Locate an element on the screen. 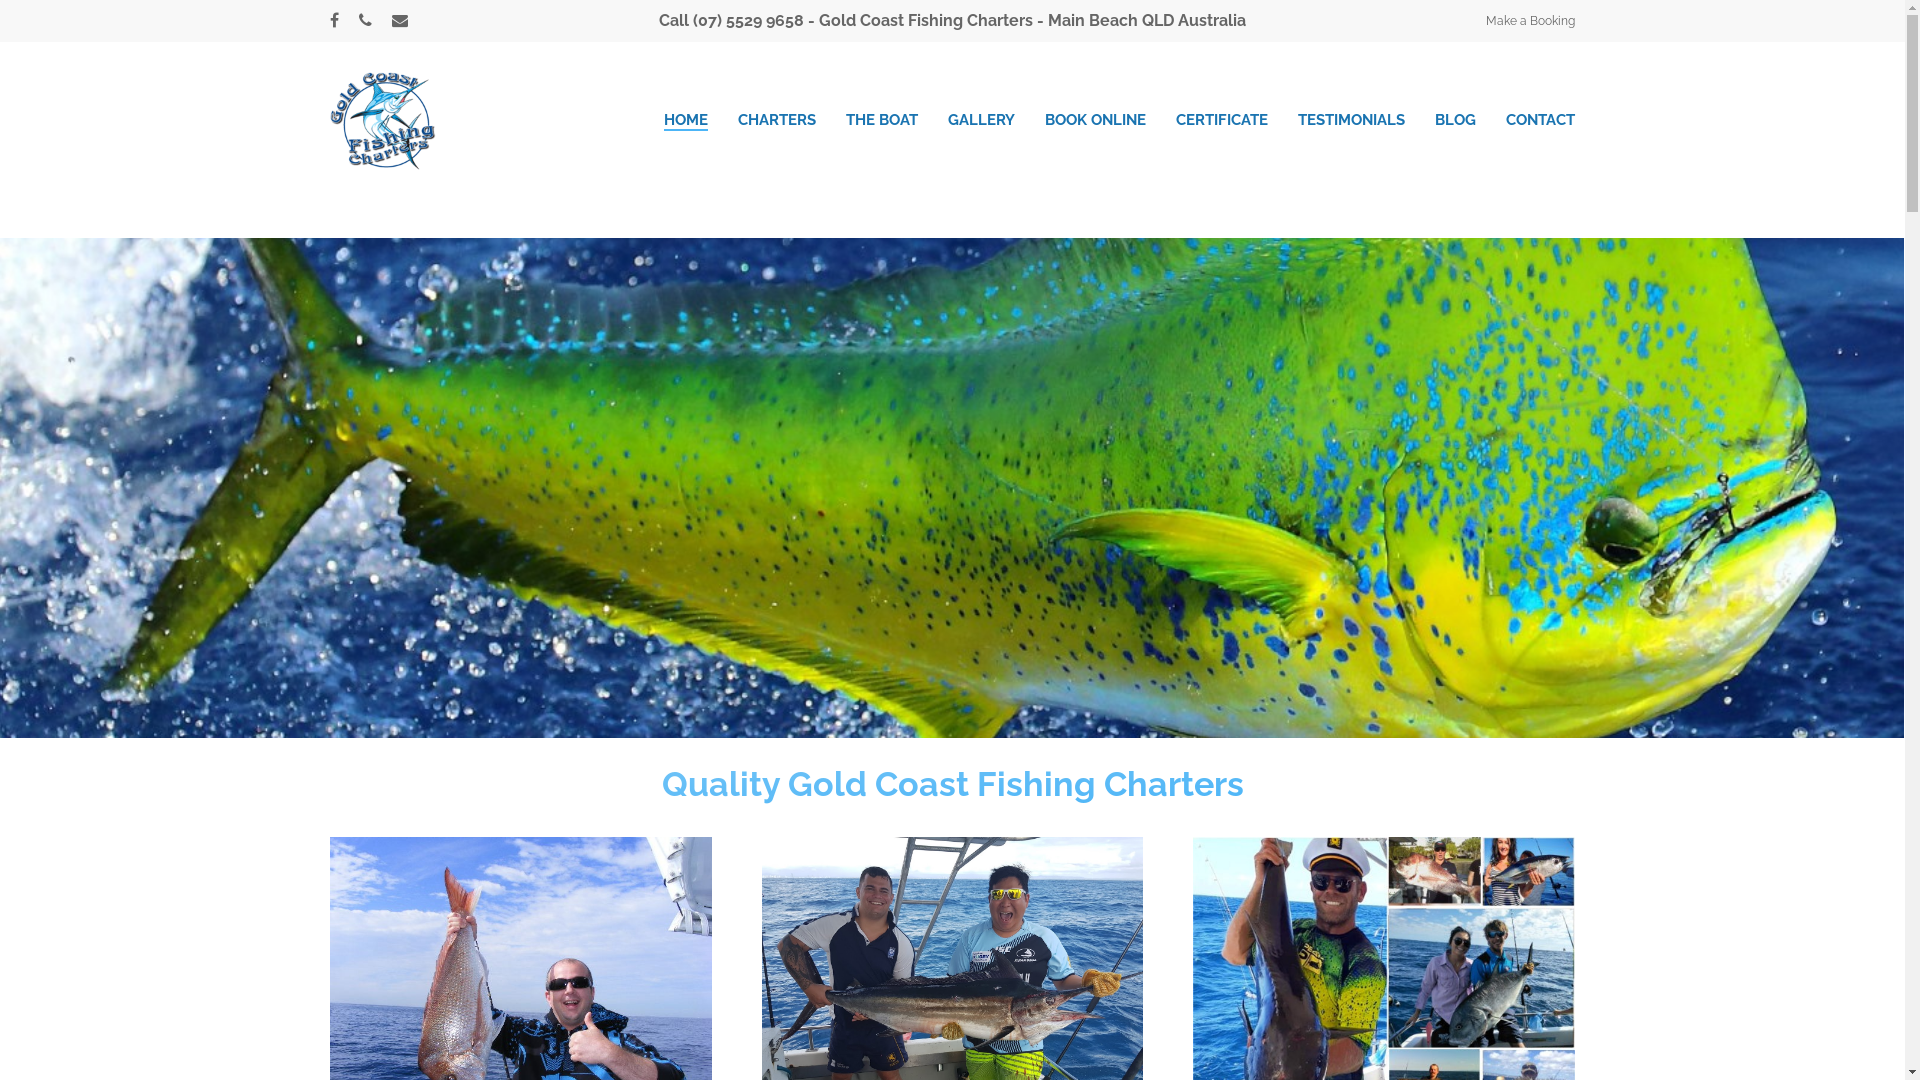 This screenshot has height=1080, width=1920. 'CONTACT' is located at coordinates (1539, 119).